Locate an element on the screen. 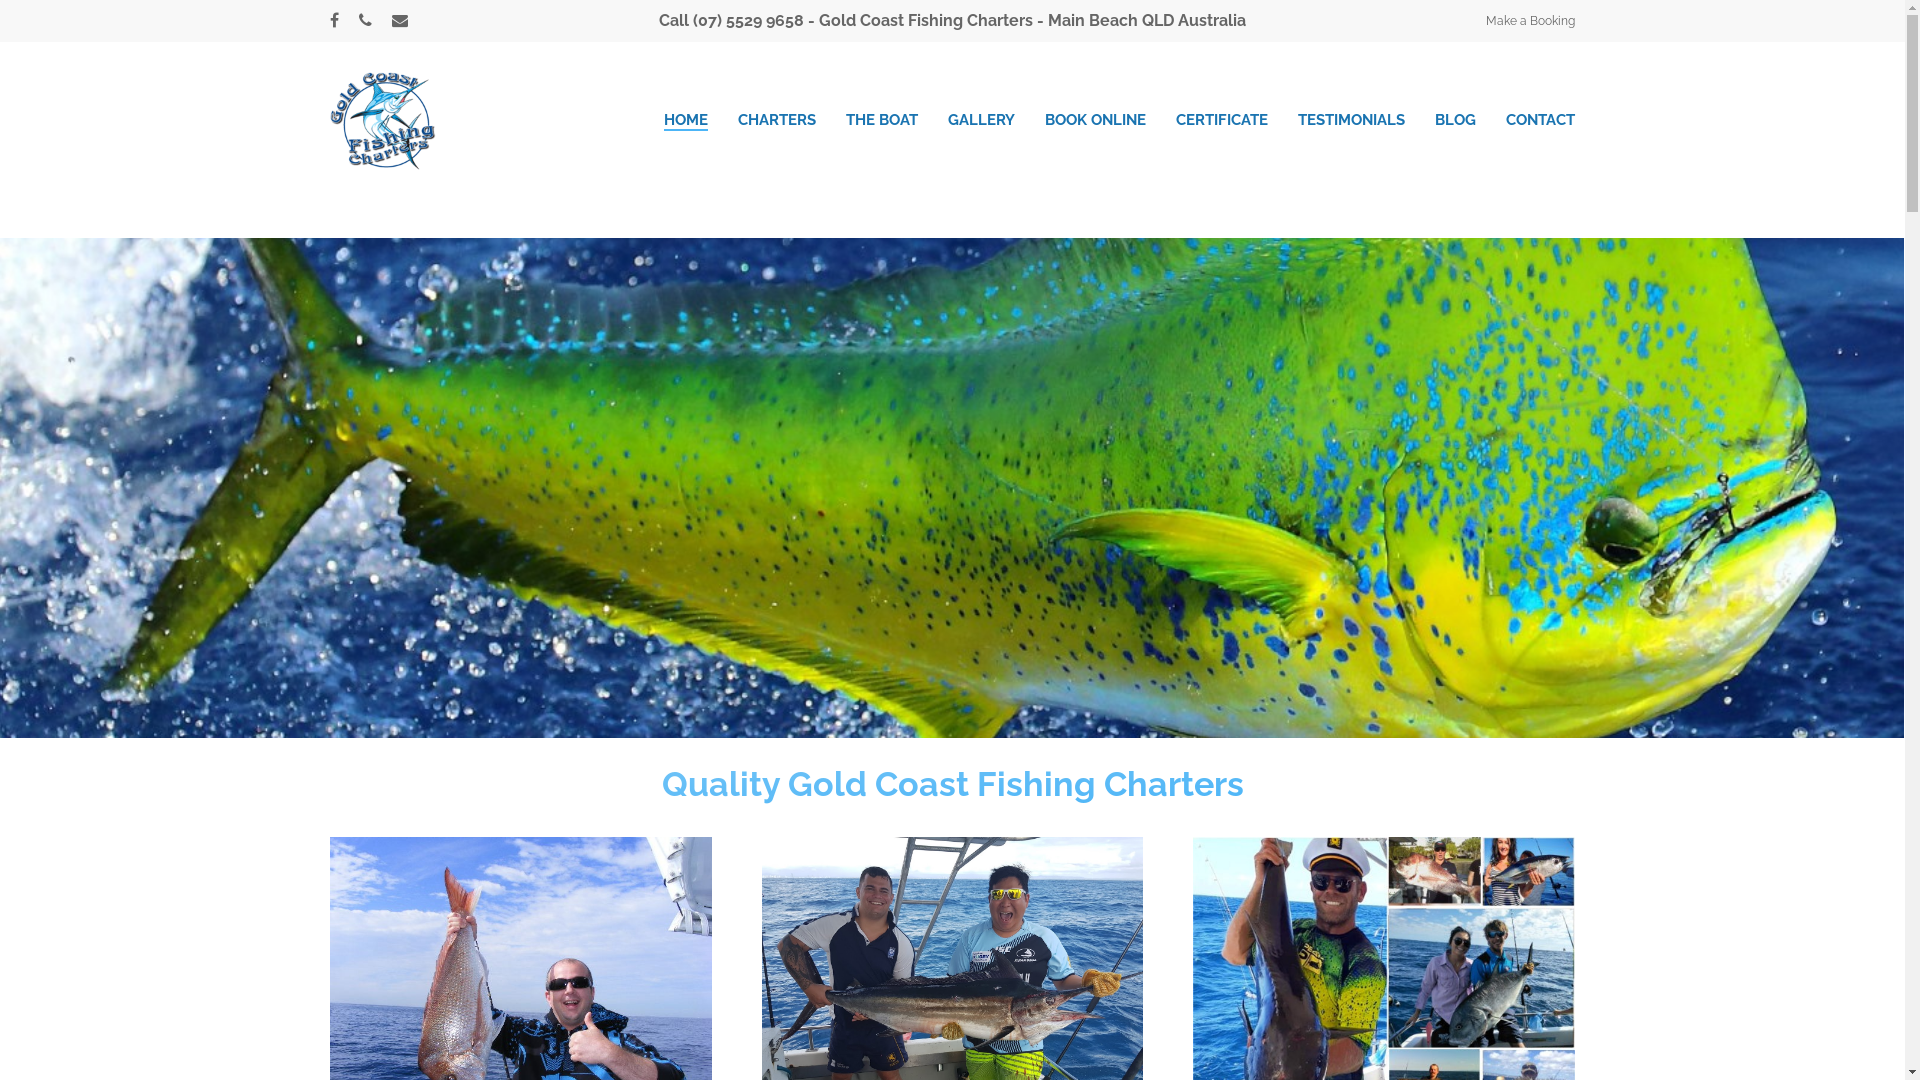 This screenshot has height=1080, width=1920. 'CONTACT' is located at coordinates (1539, 119).